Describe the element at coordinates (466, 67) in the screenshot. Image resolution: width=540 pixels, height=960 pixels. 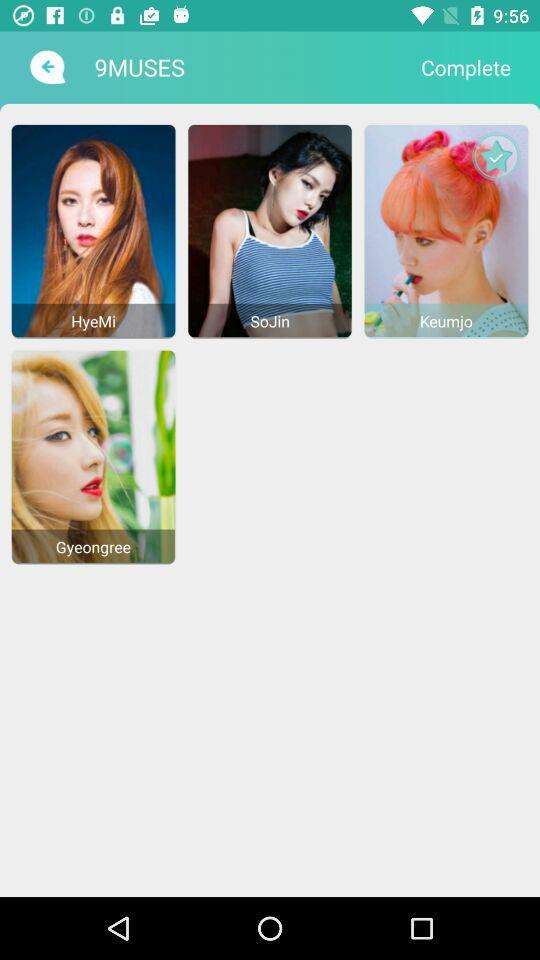
I see `complete` at that location.